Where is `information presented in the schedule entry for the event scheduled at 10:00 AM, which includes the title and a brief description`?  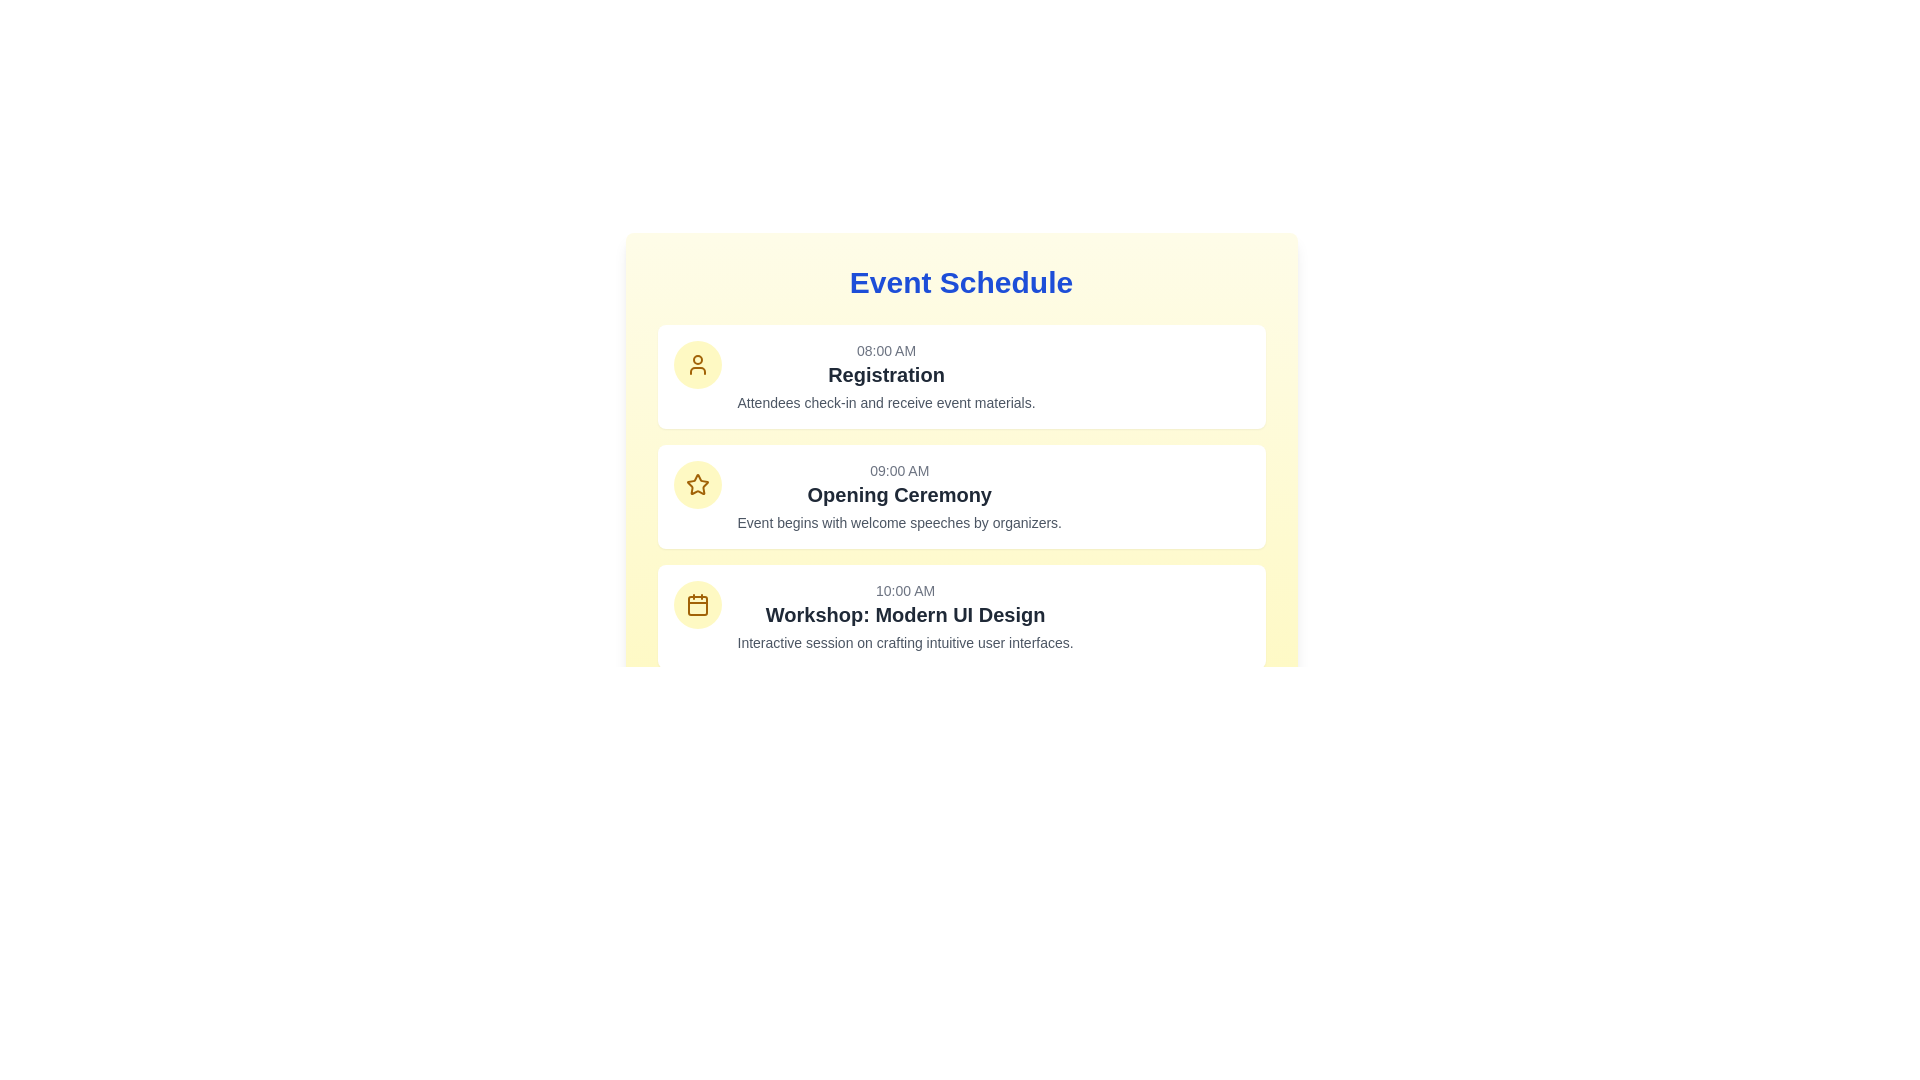 information presented in the schedule entry for the event scheduled at 10:00 AM, which includes the title and a brief description is located at coordinates (904, 616).